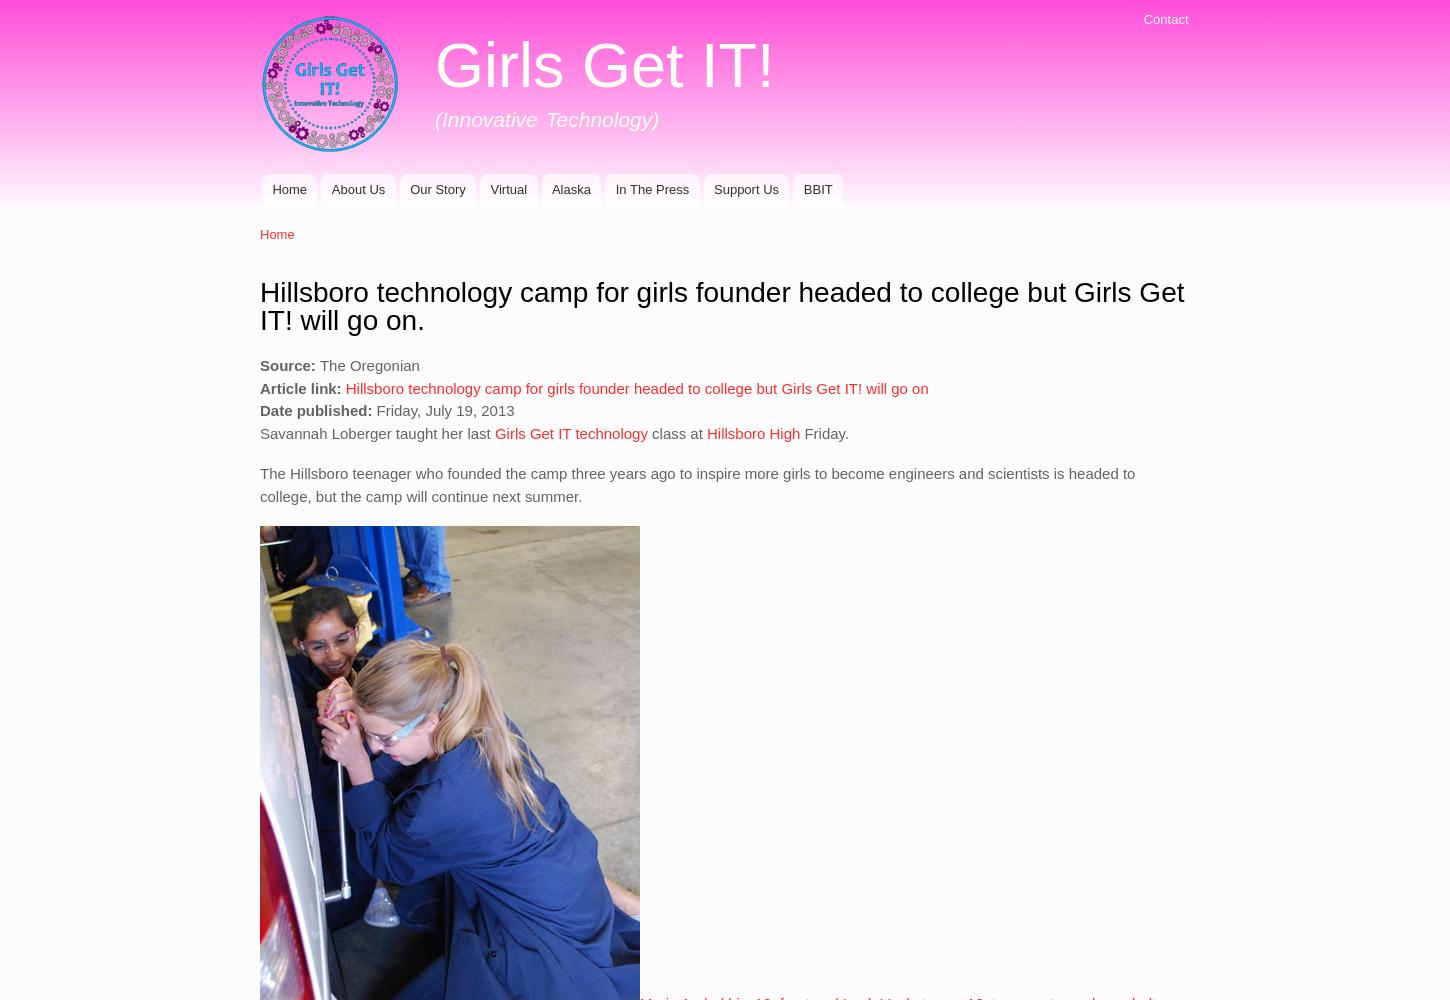 This screenshot has height=1000, width=1450. Describe the element at coordinates (700, 432) in the screenshot. I see `'Hillsboro High'` at that location.